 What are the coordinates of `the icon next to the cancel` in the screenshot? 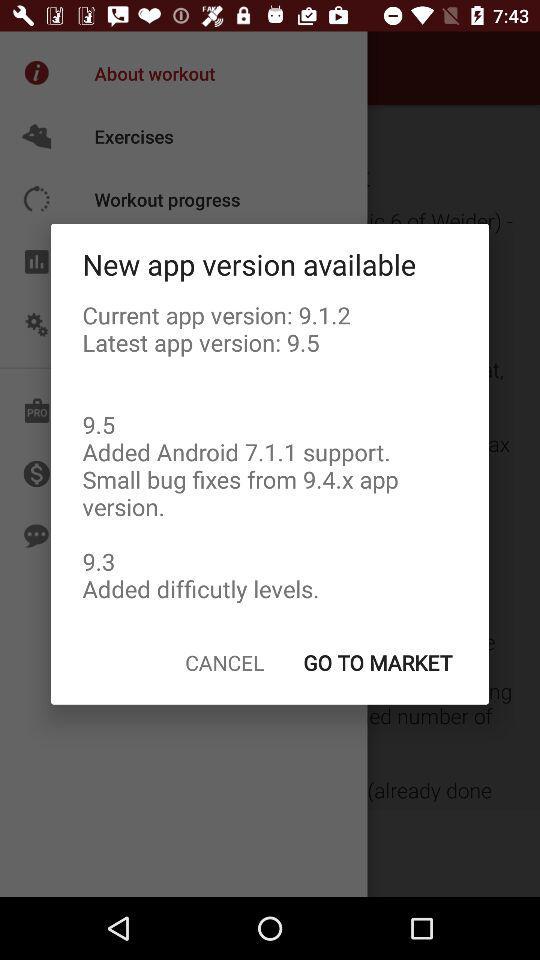 It's located at (377, 662).